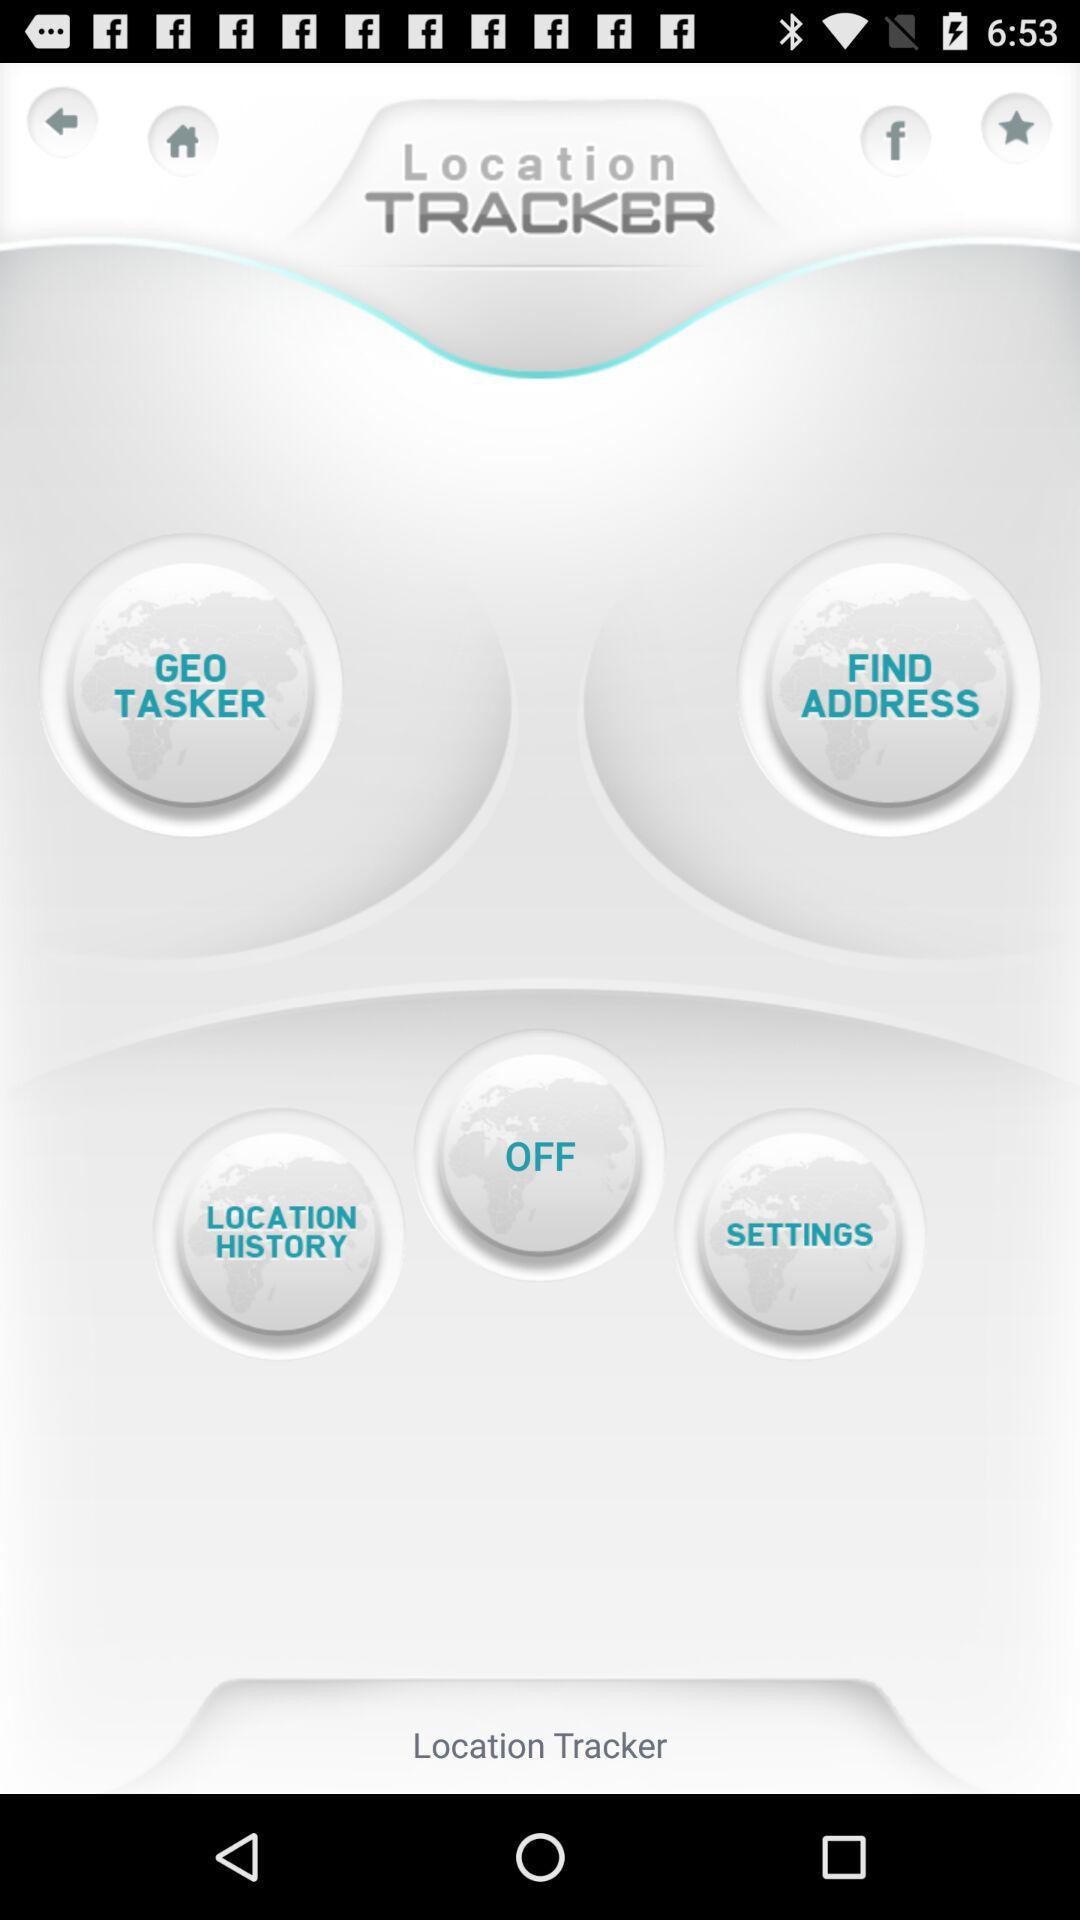 The width and height of the screenshot is (1080, 1920). I want to click on favorite, so click(1017, 128).